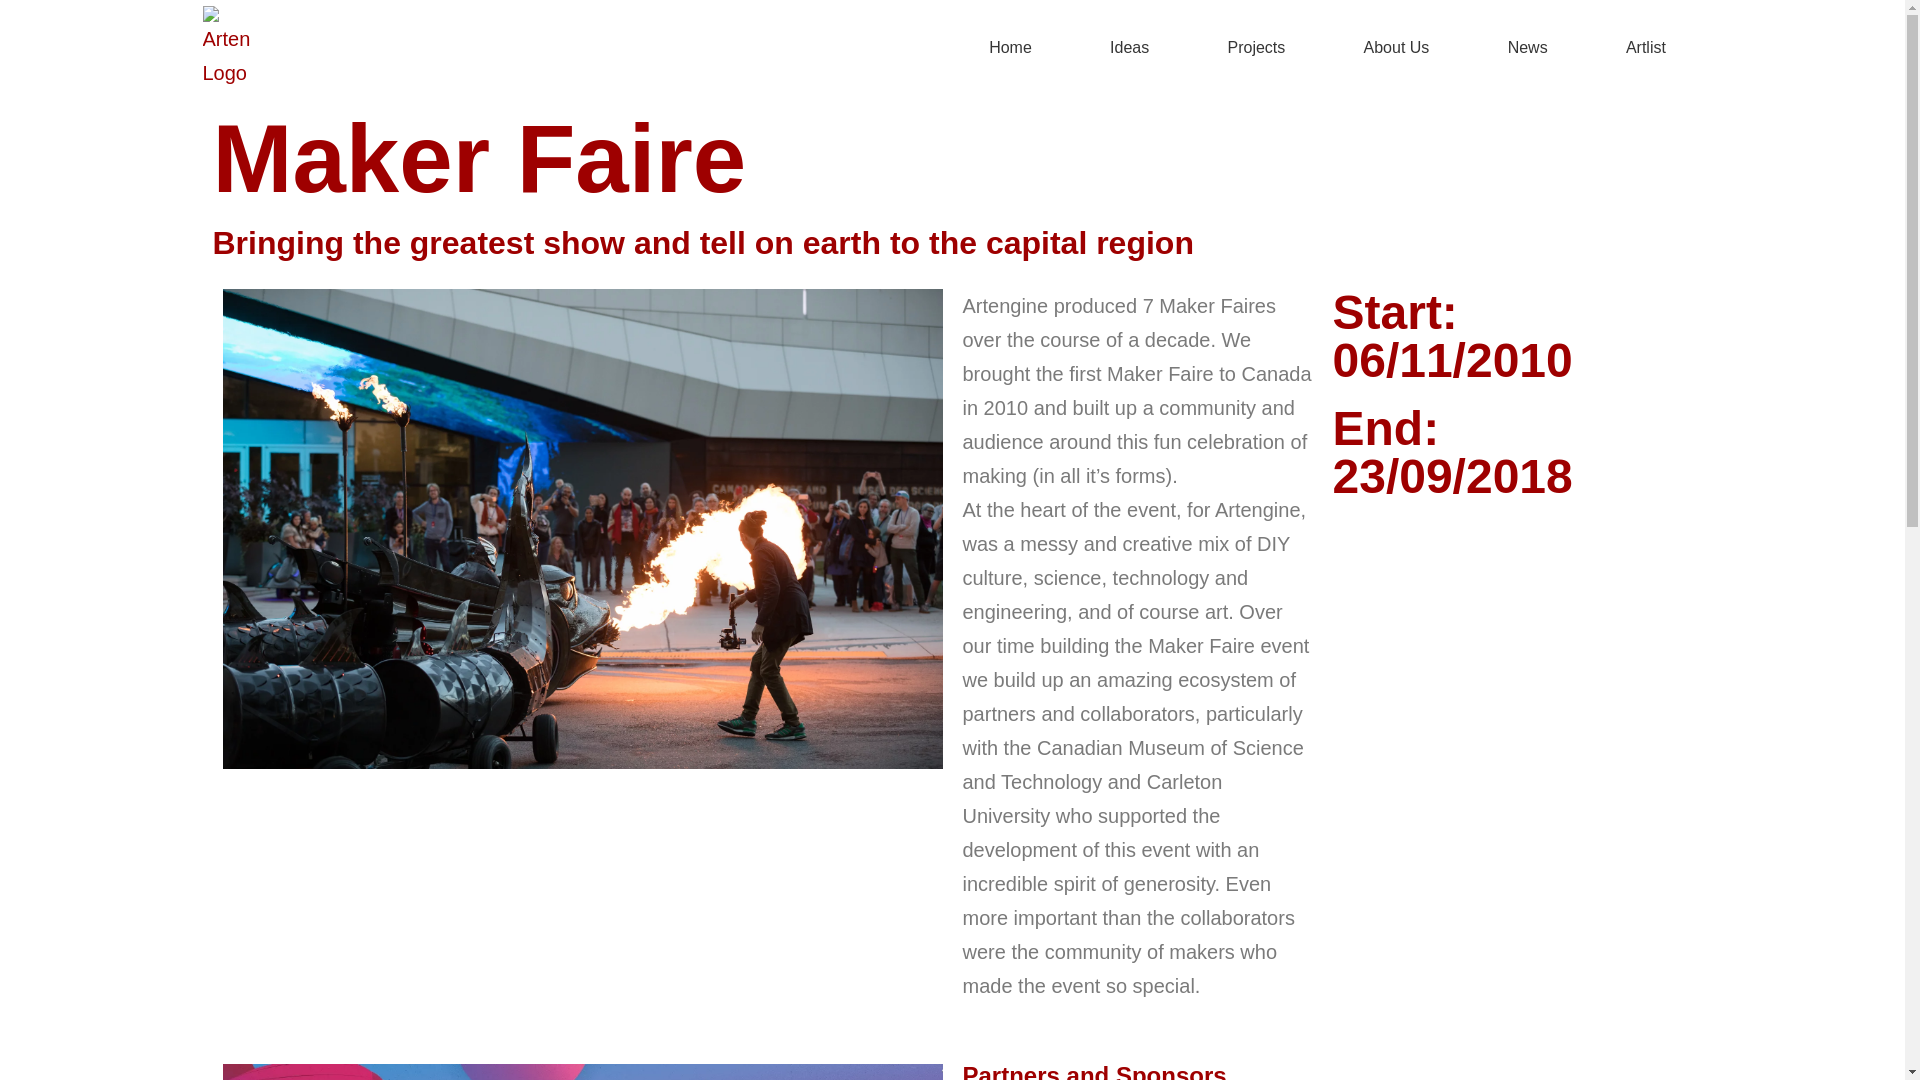 The image size is (1920, 1080). I want to click on 'Projects', so click(1255, 46).